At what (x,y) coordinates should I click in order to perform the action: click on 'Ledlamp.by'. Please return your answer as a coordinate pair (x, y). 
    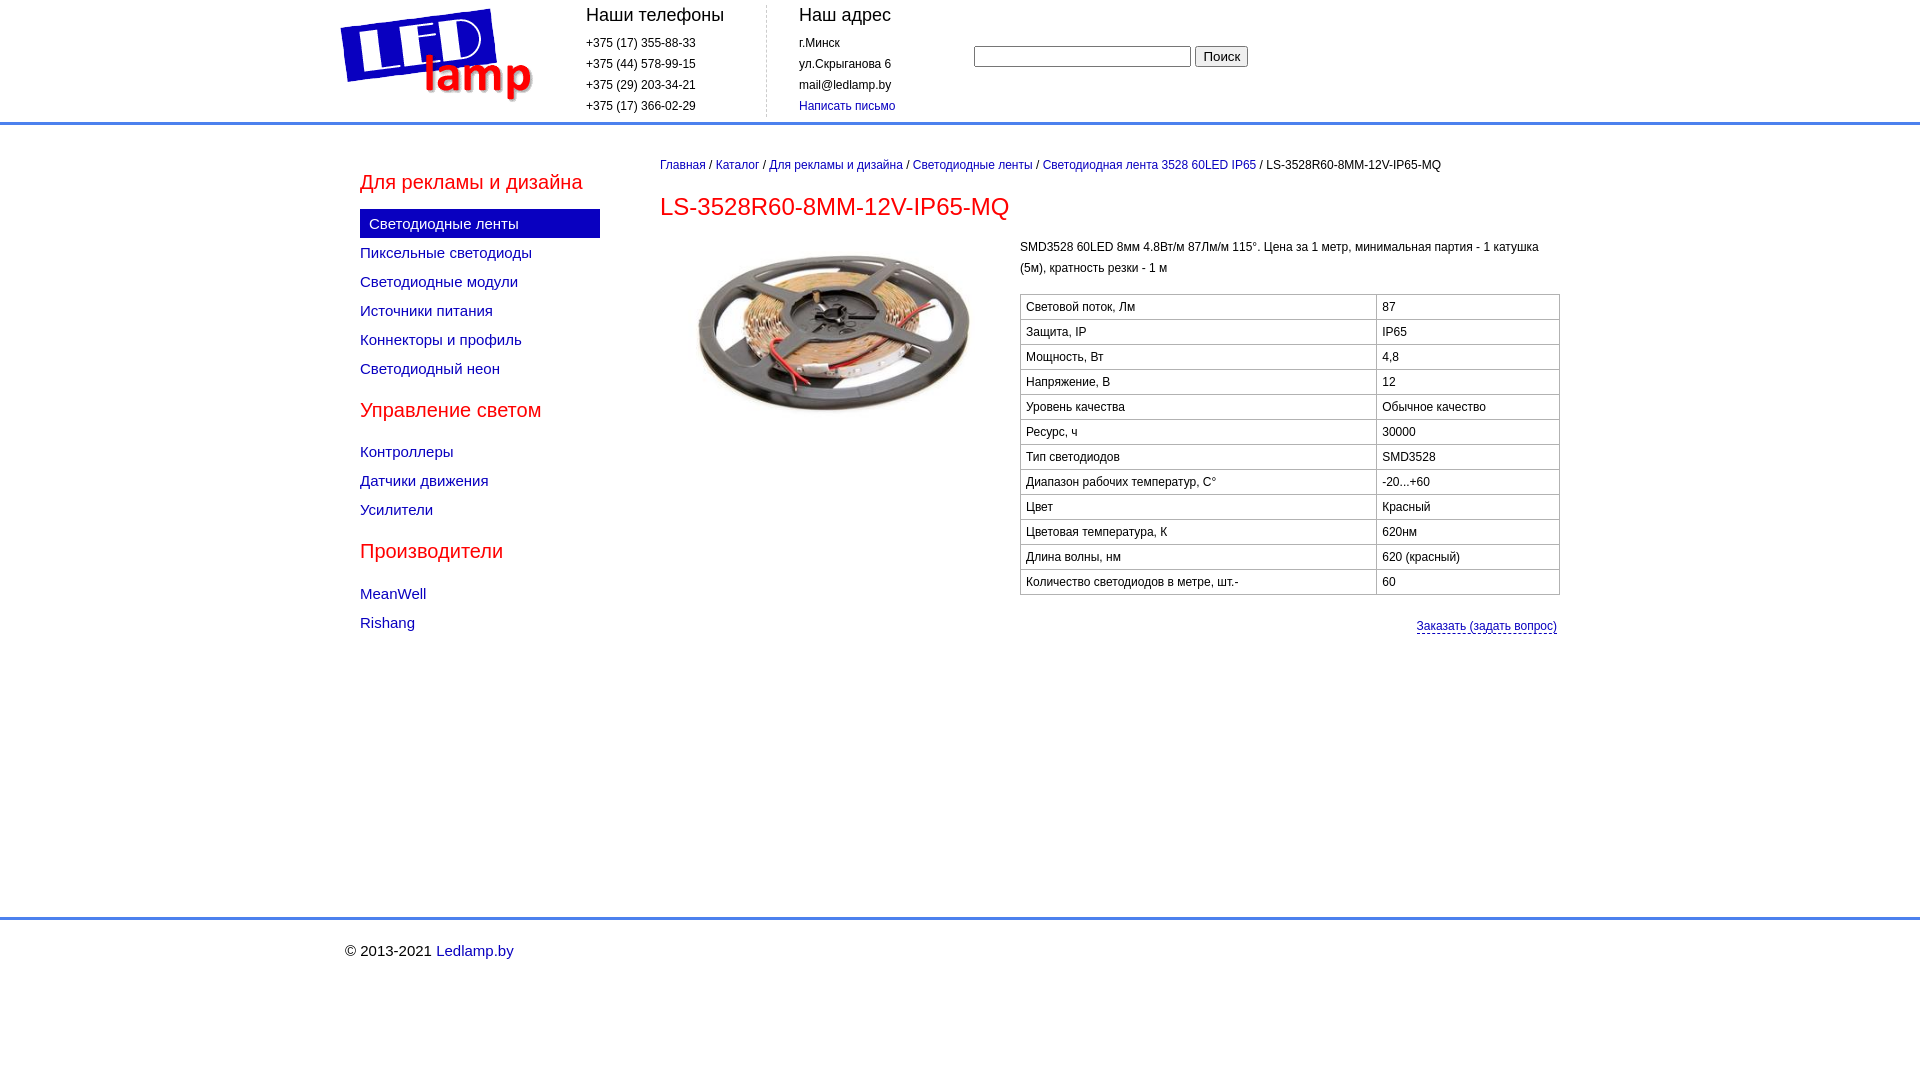
    Looking at the image, I should click on (335, 55).